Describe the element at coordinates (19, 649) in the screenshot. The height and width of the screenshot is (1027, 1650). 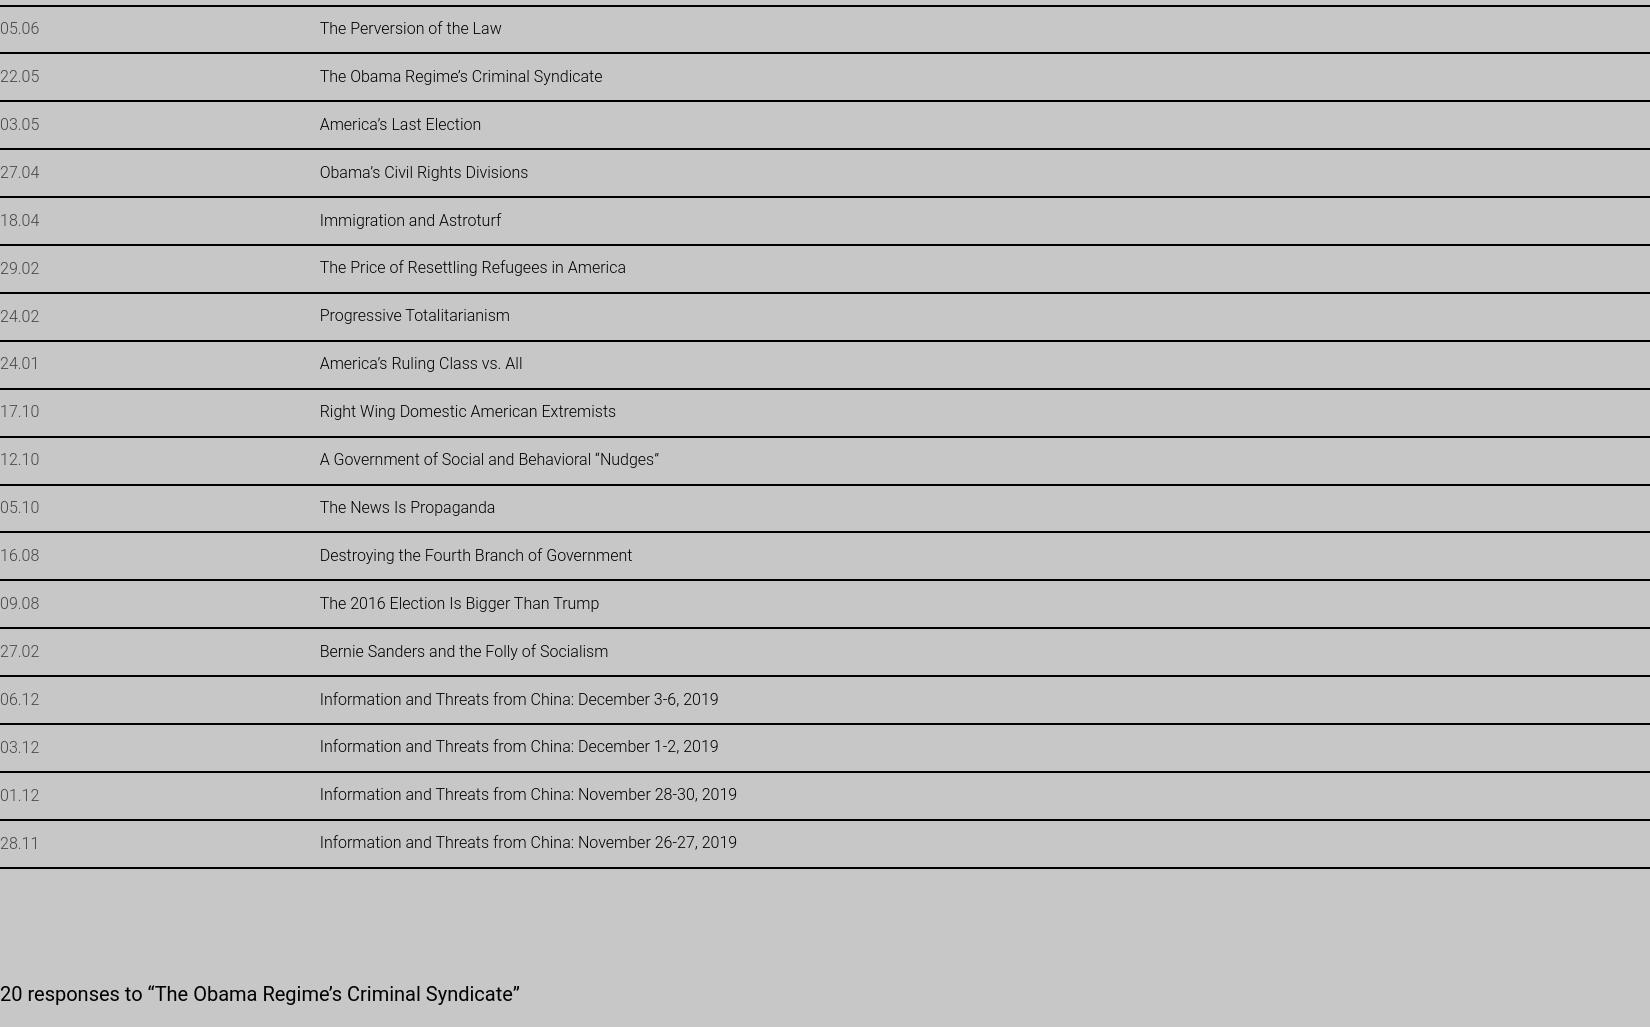
I see `'27.02'` at that location.